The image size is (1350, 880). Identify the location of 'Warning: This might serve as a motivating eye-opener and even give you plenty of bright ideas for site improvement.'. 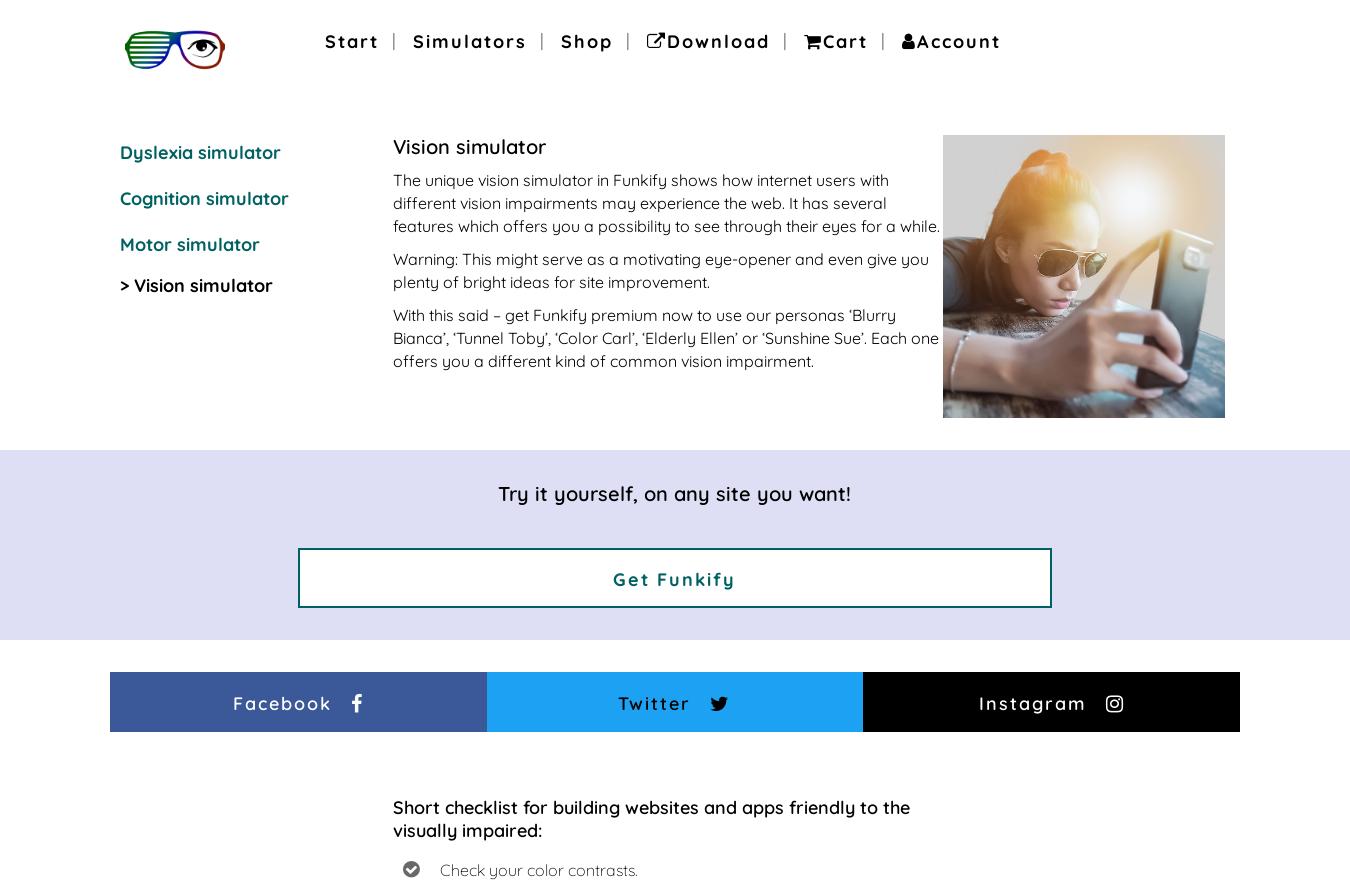
(660, 270).